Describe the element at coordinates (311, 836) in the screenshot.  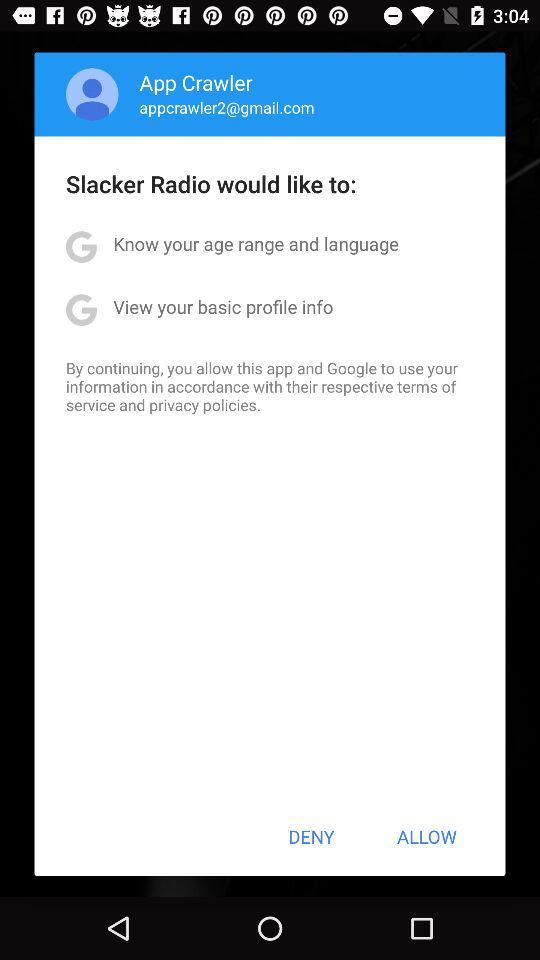
I see `the item below by continuing you app` at that location.